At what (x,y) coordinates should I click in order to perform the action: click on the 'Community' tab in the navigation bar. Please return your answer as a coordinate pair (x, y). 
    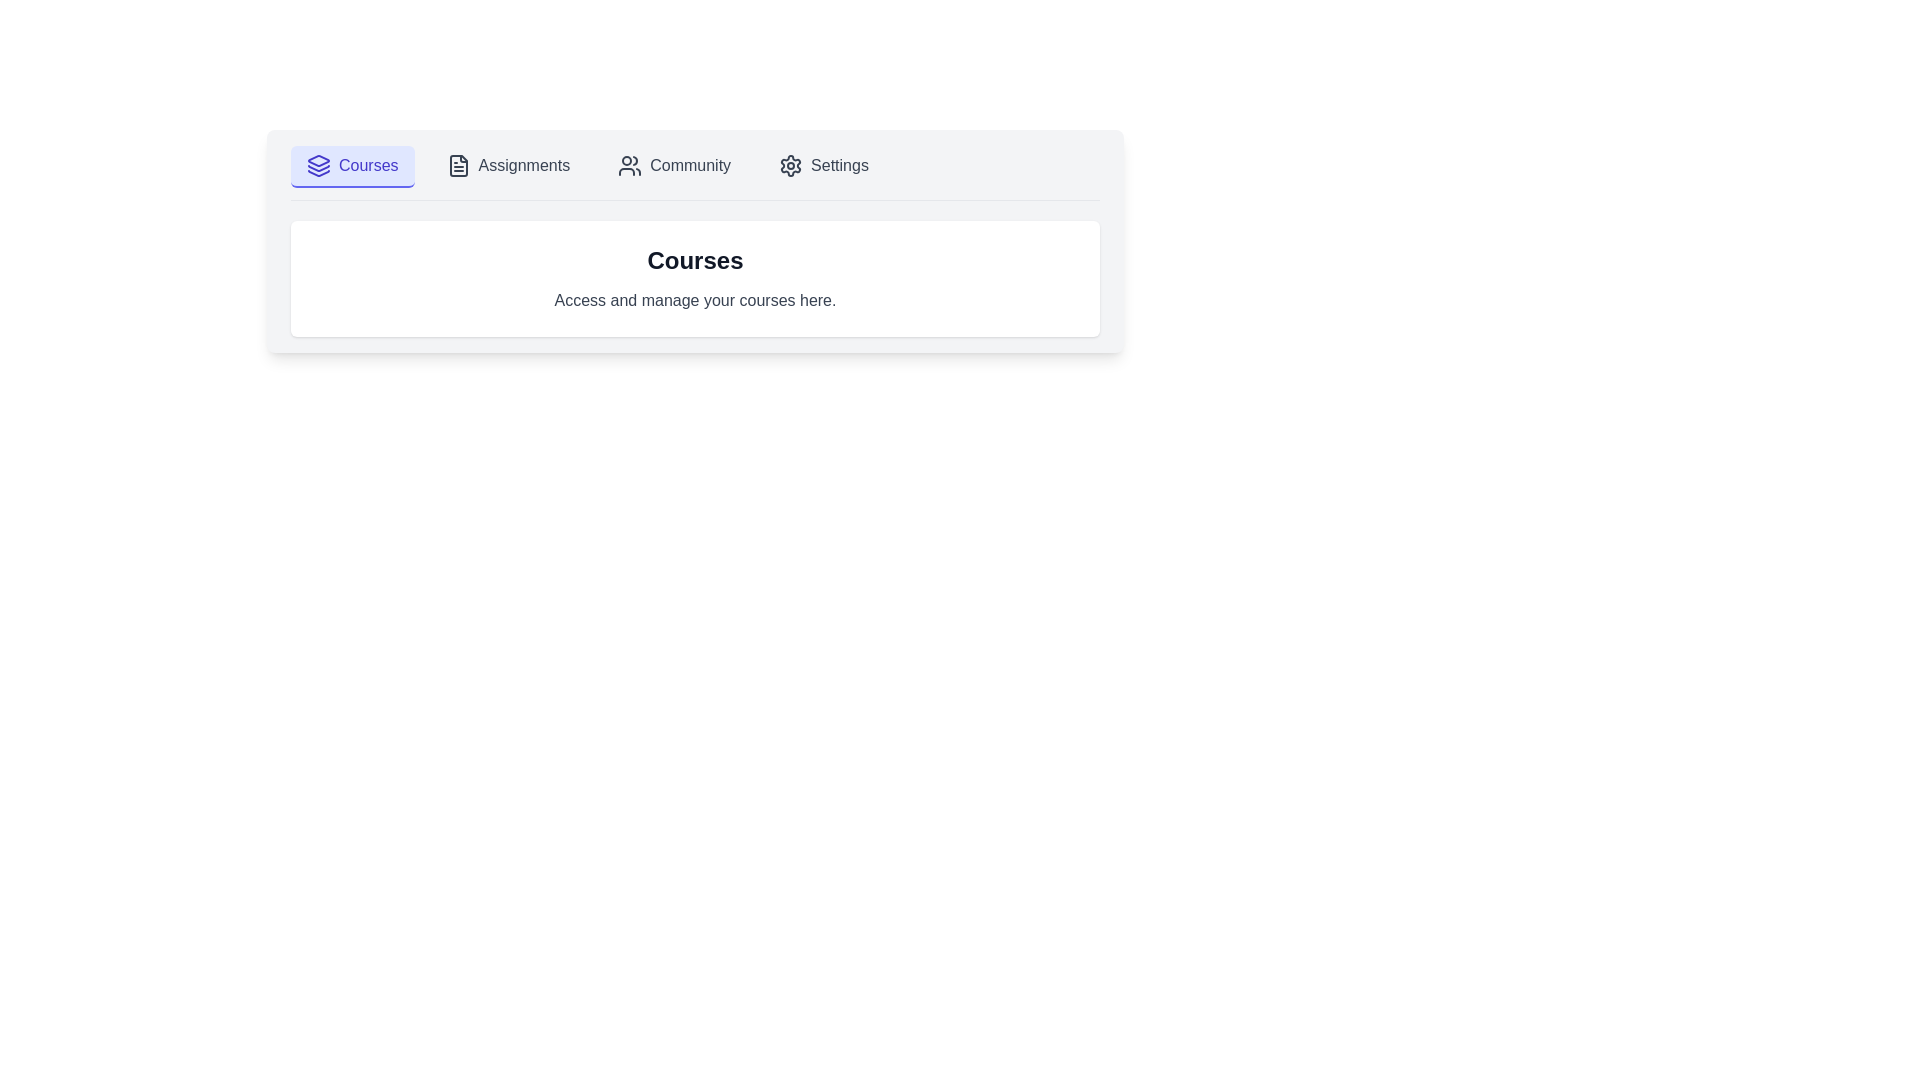
    Looking at the image, I should click on (695, 172).